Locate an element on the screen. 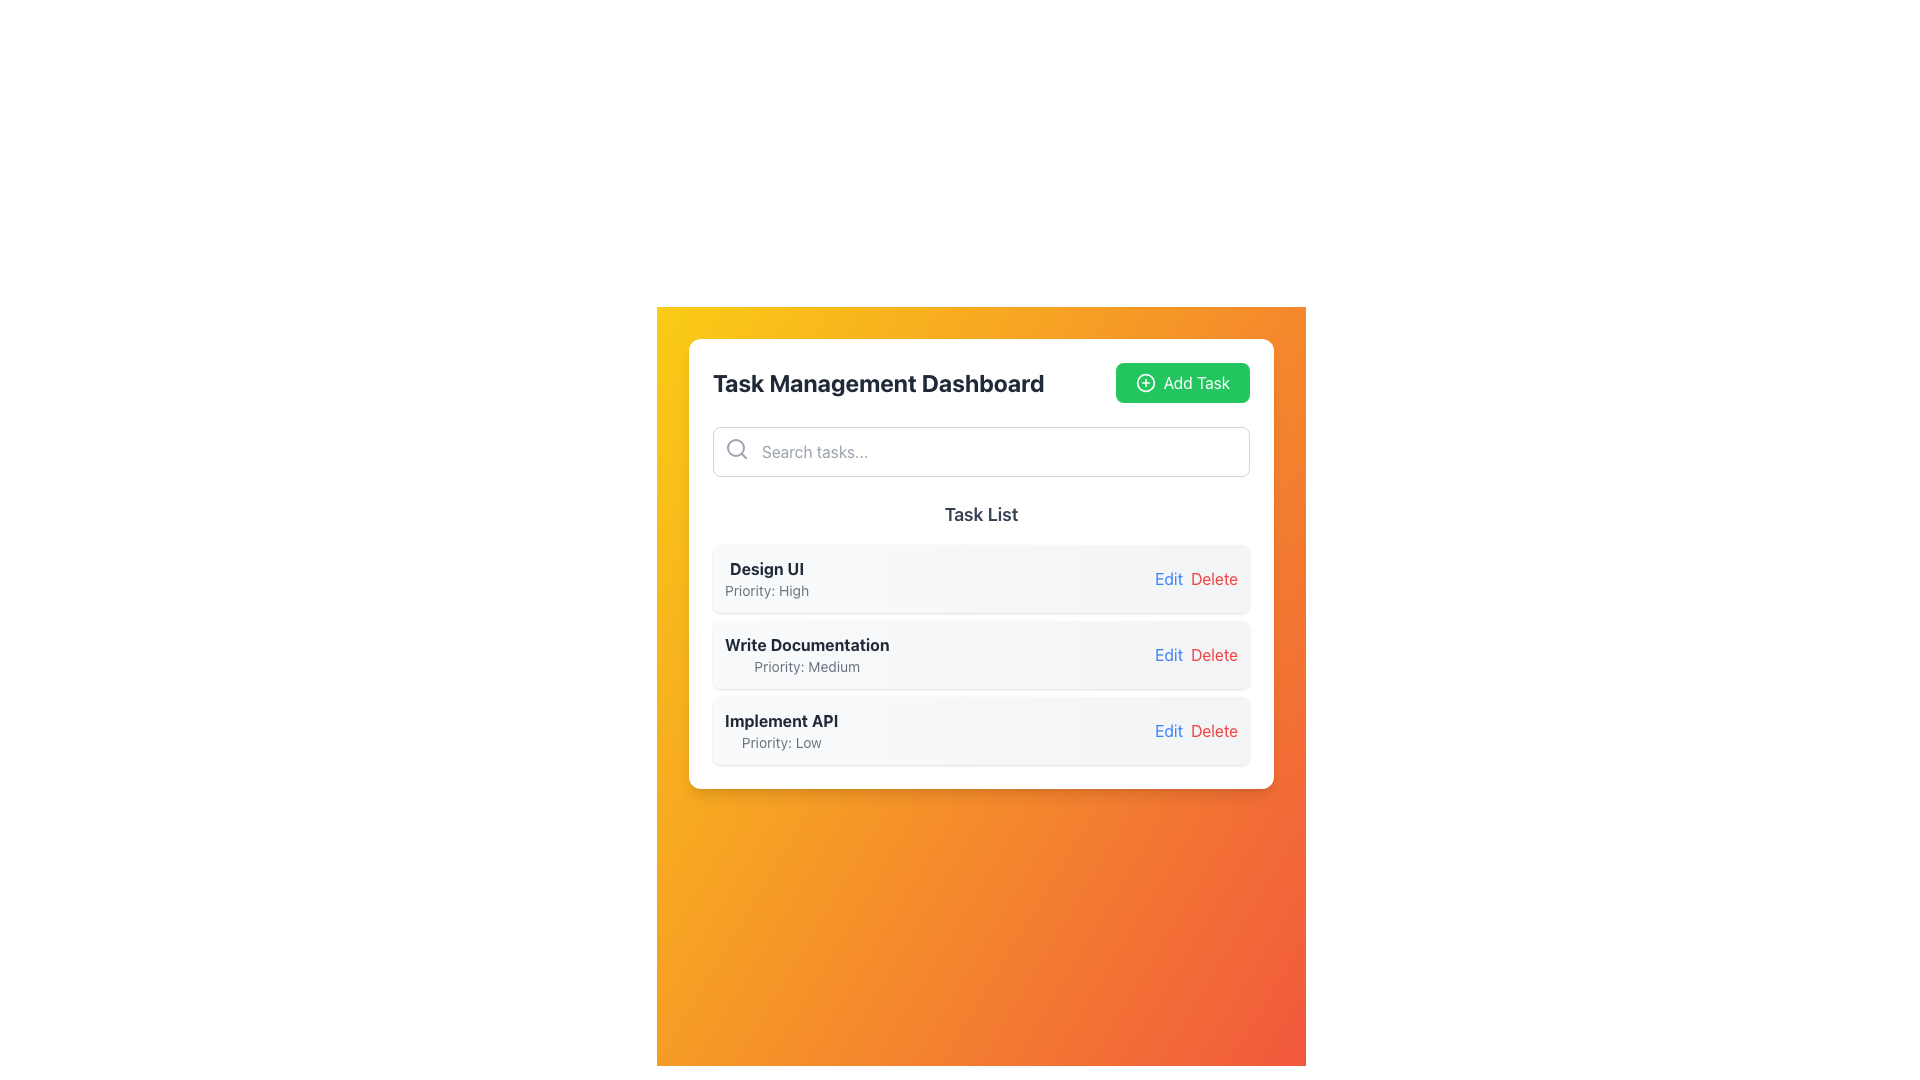  the bold text block labeled 'Design UI' which is styled to stand out within the task management interface, located above the text 'Priority: High' is located at coordinates (766, 569).